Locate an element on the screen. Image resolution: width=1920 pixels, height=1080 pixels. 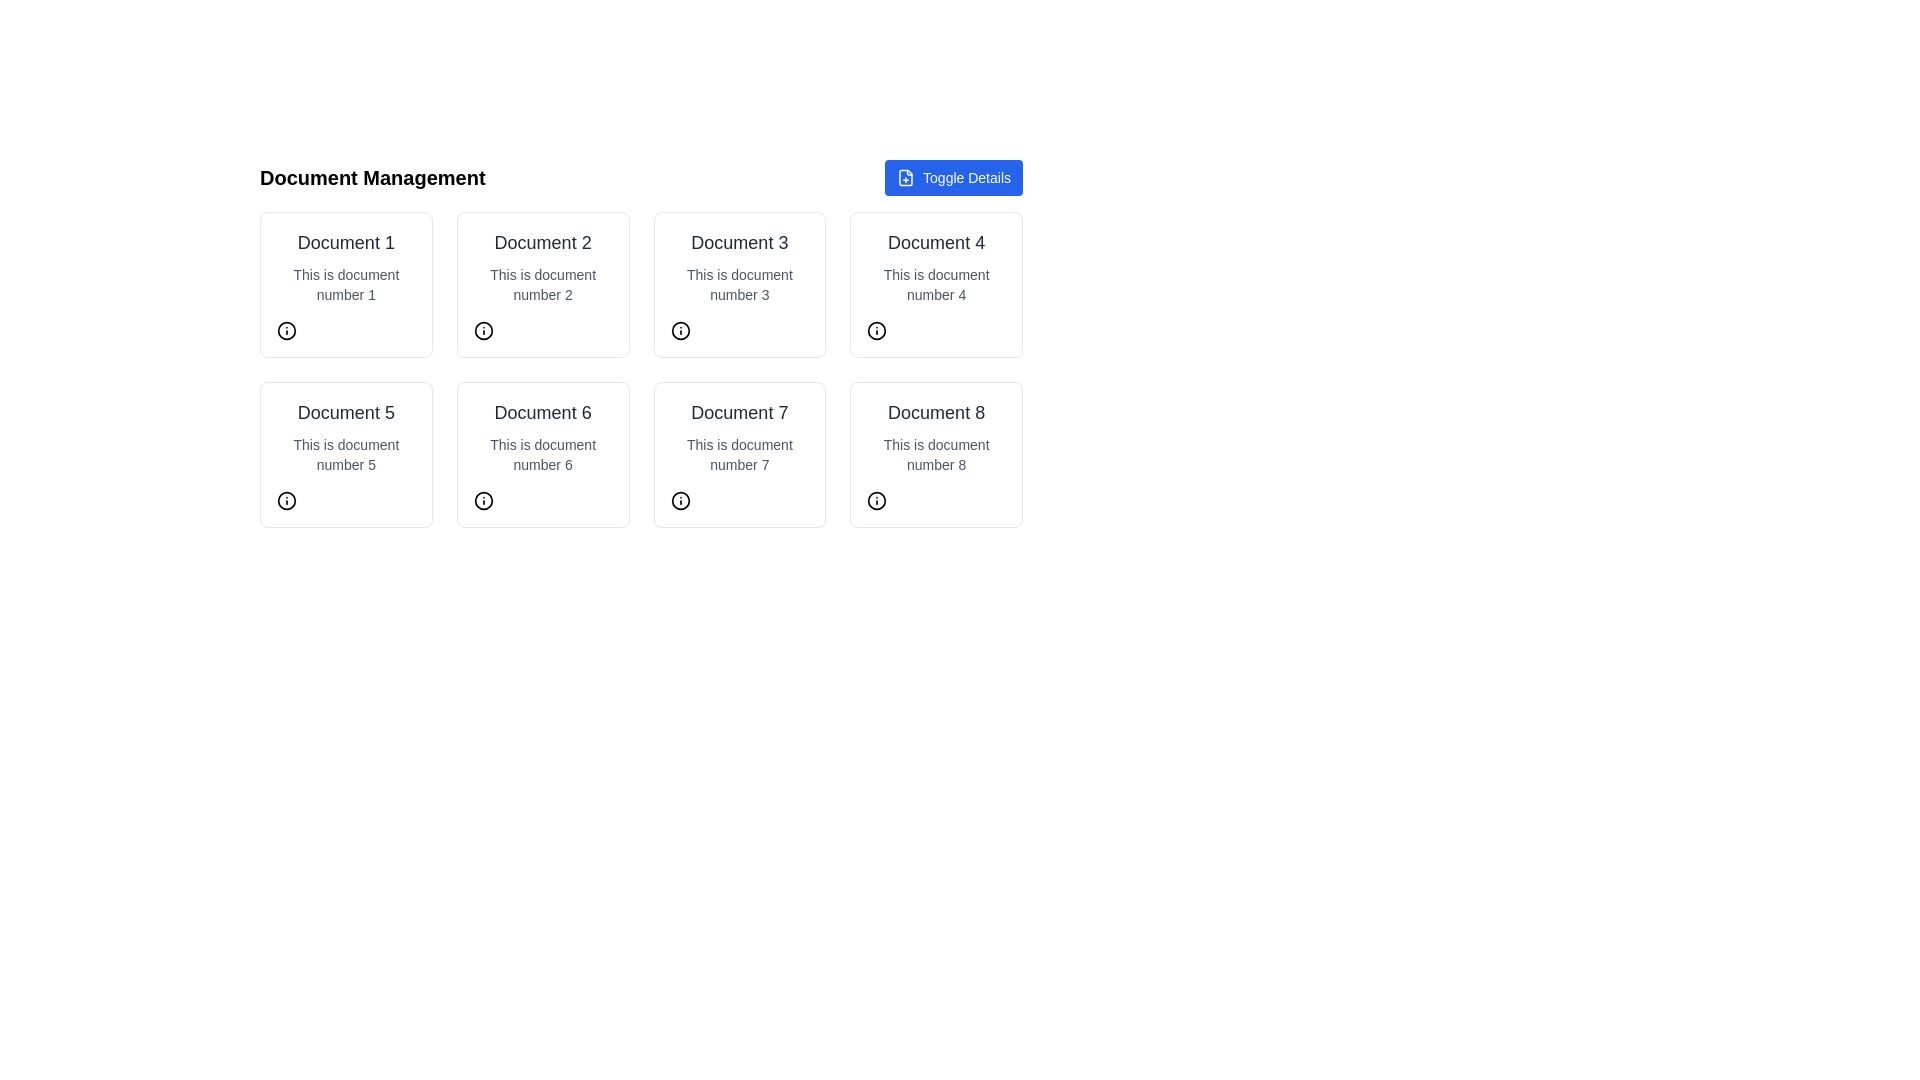
the outermost circle graphical element that enhances the info icon at the bottom-right corner of the 'Document 6' card is located at coordinates (483, 500).